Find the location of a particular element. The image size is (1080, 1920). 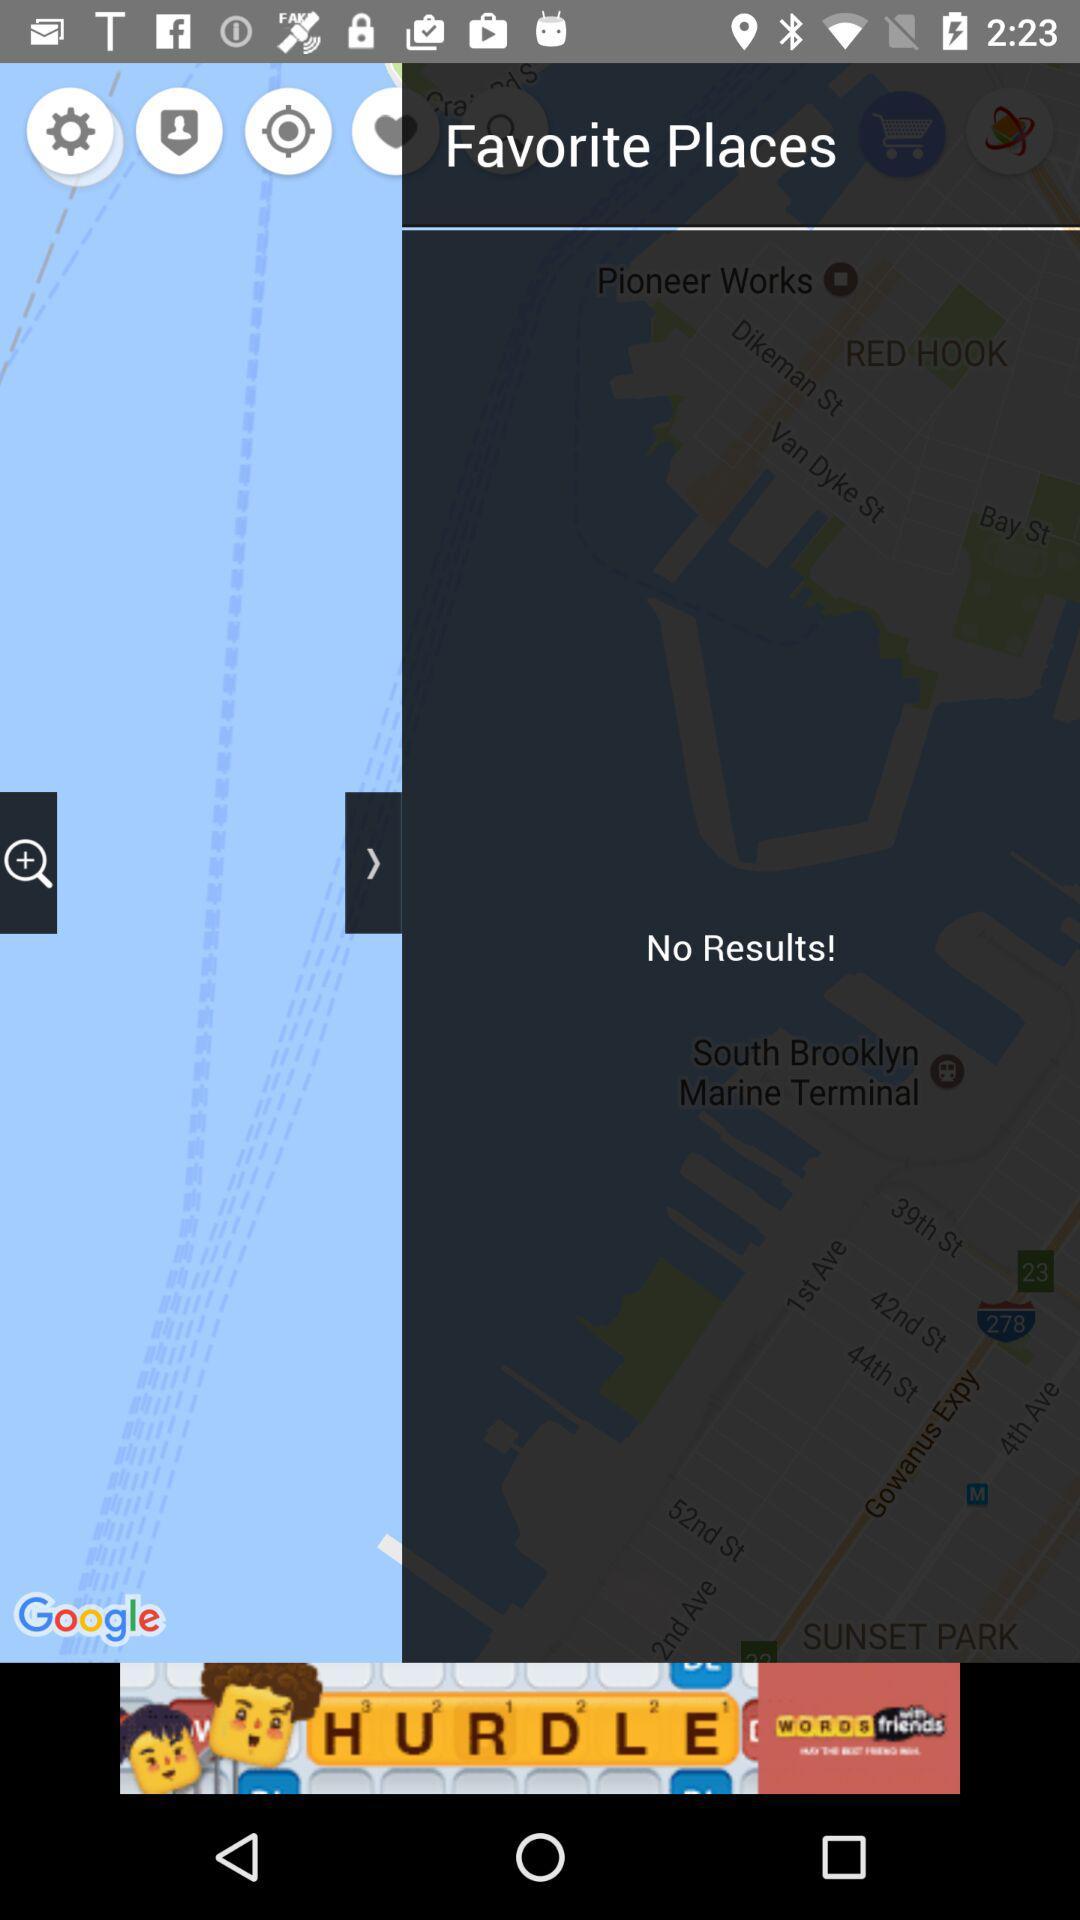

the settings icon is located at coordinates (69, 132).